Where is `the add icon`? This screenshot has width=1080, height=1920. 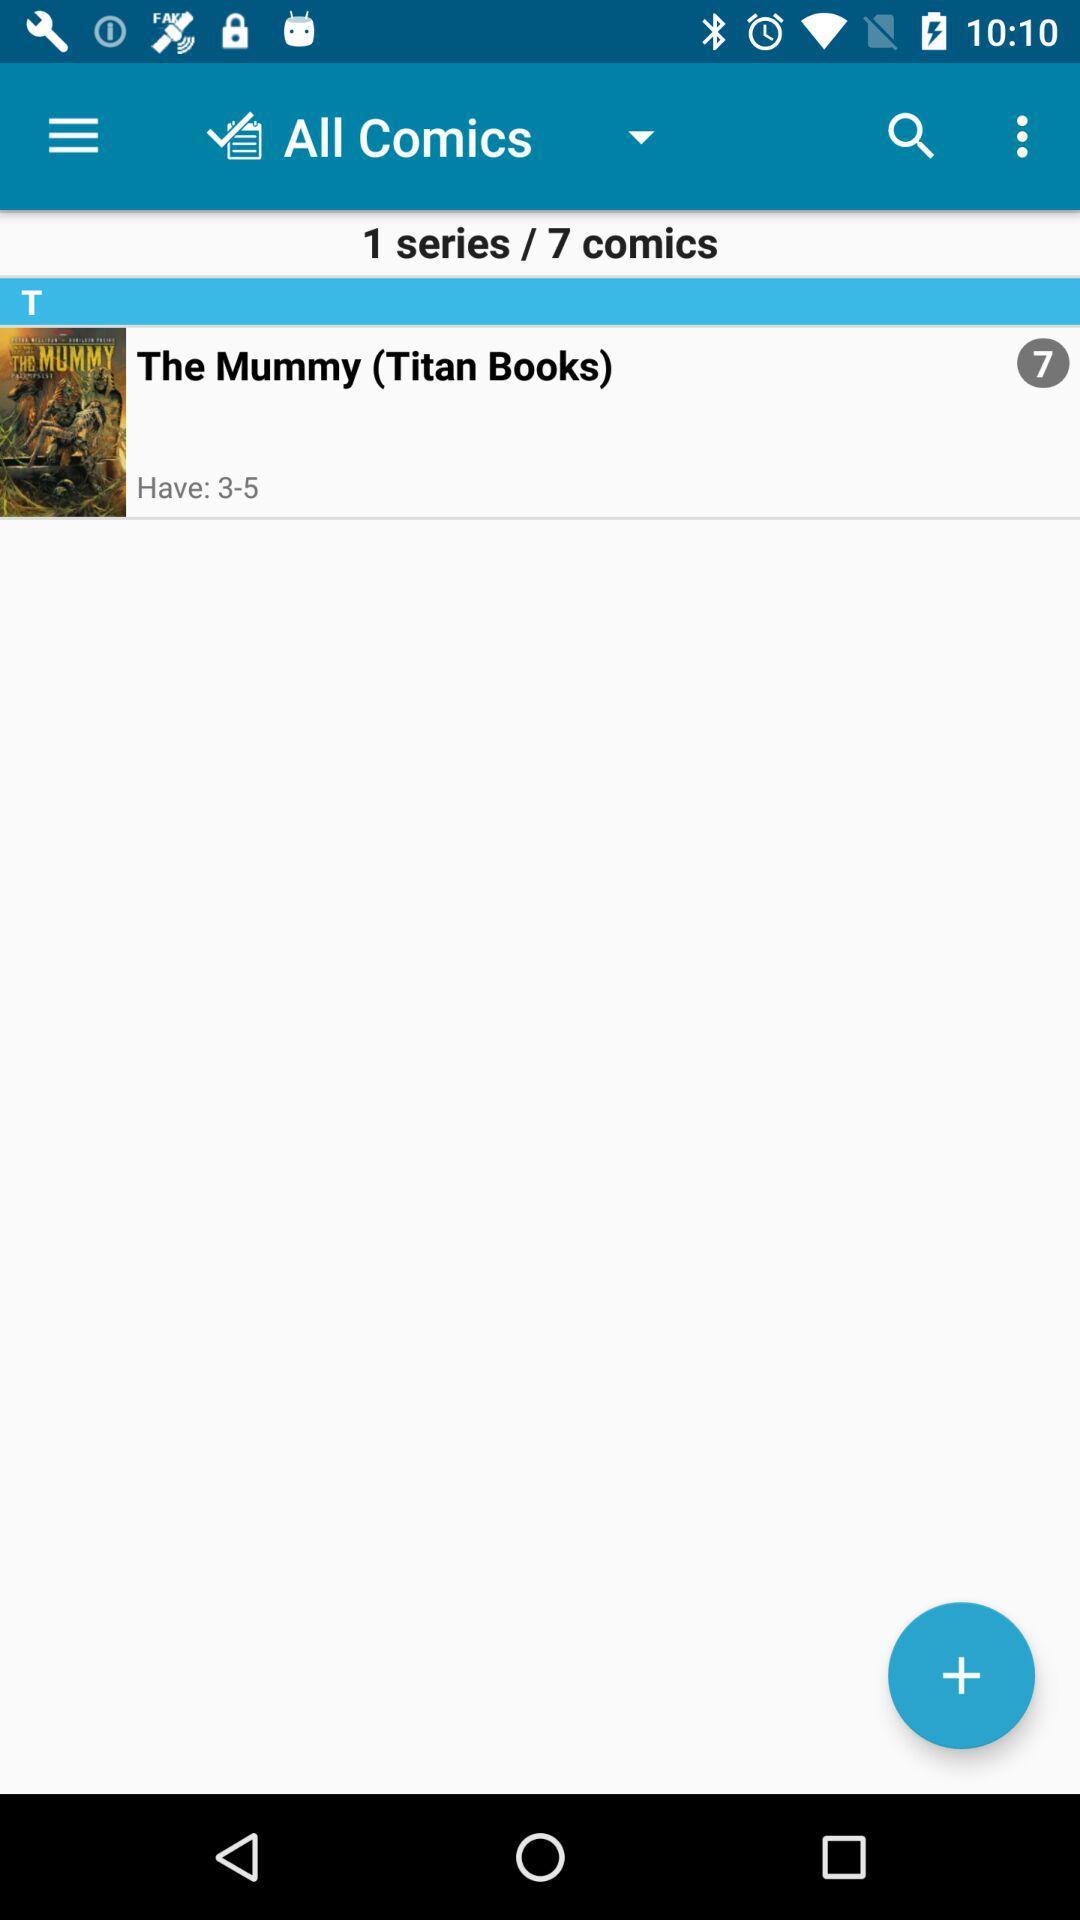
the add icon is located at coordinates (960, 1675).